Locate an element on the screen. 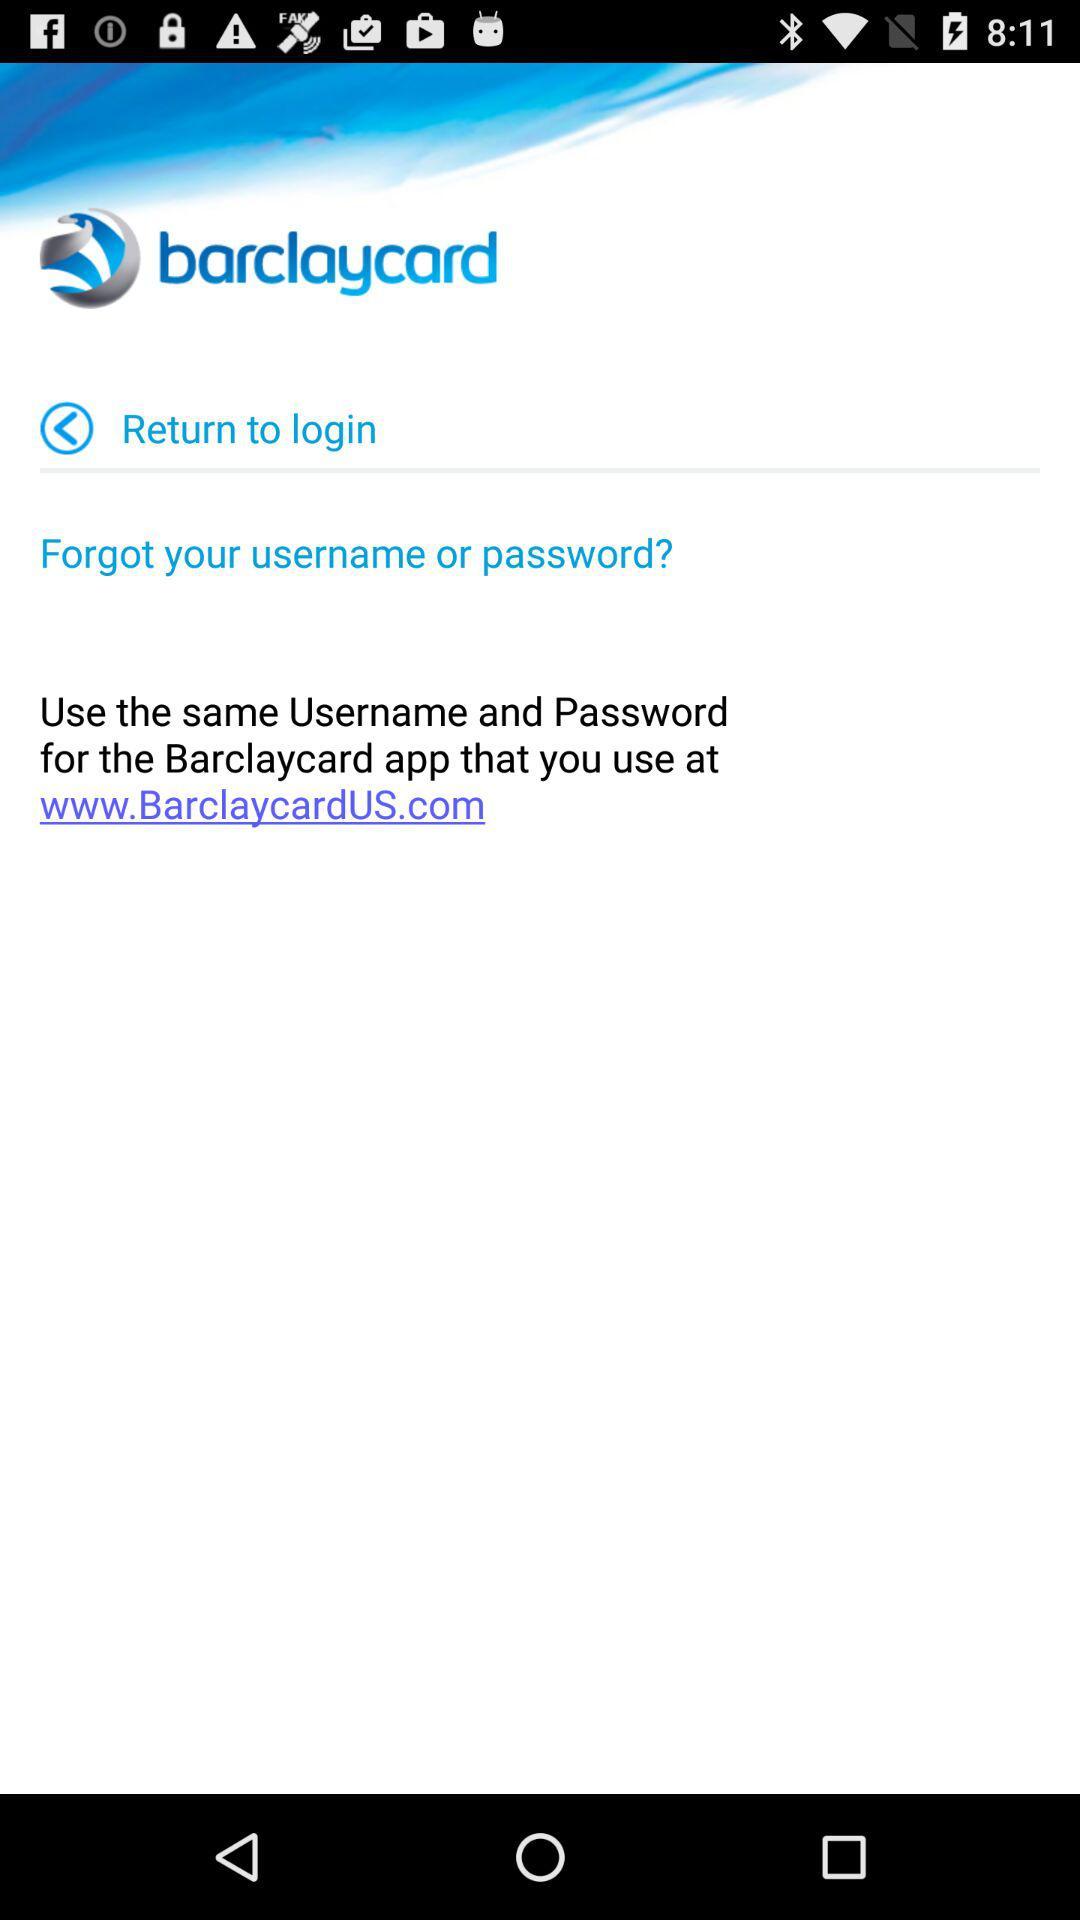  the use the same is located at coordinates (540, 756).